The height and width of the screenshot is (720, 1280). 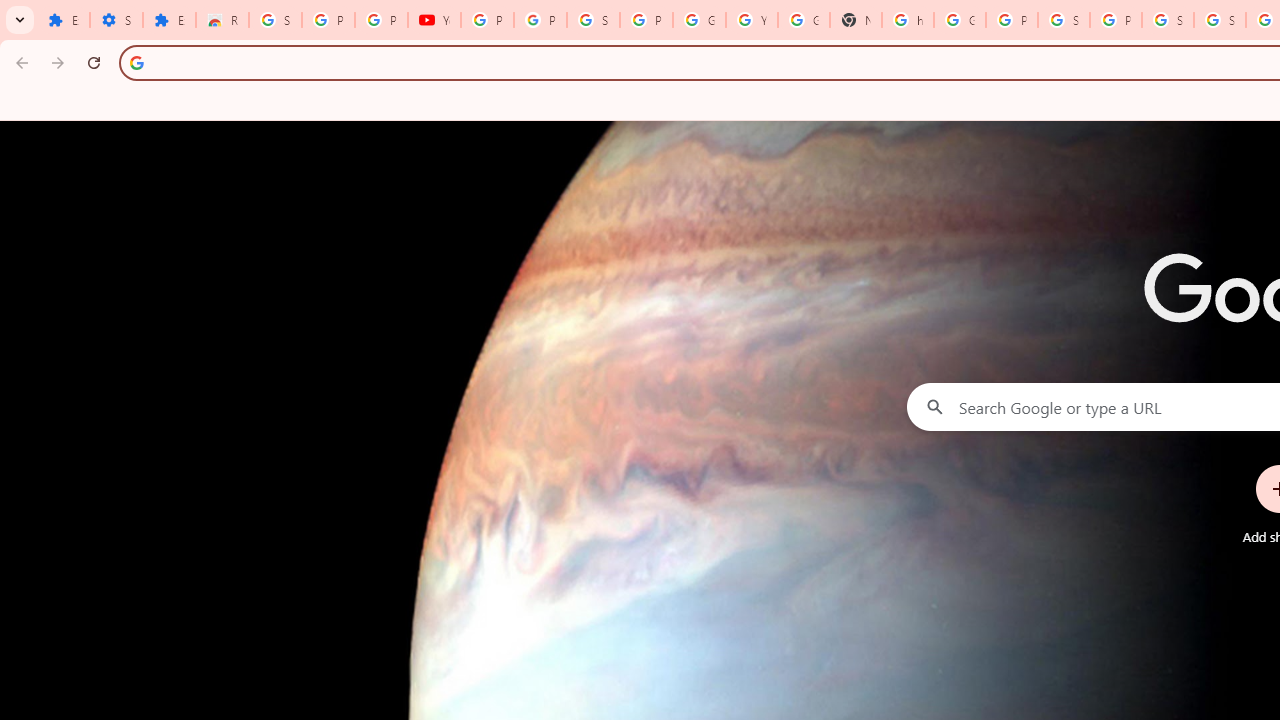 I want to click on 'Sign in - Google Accounts', so click(x=1168, y=20).